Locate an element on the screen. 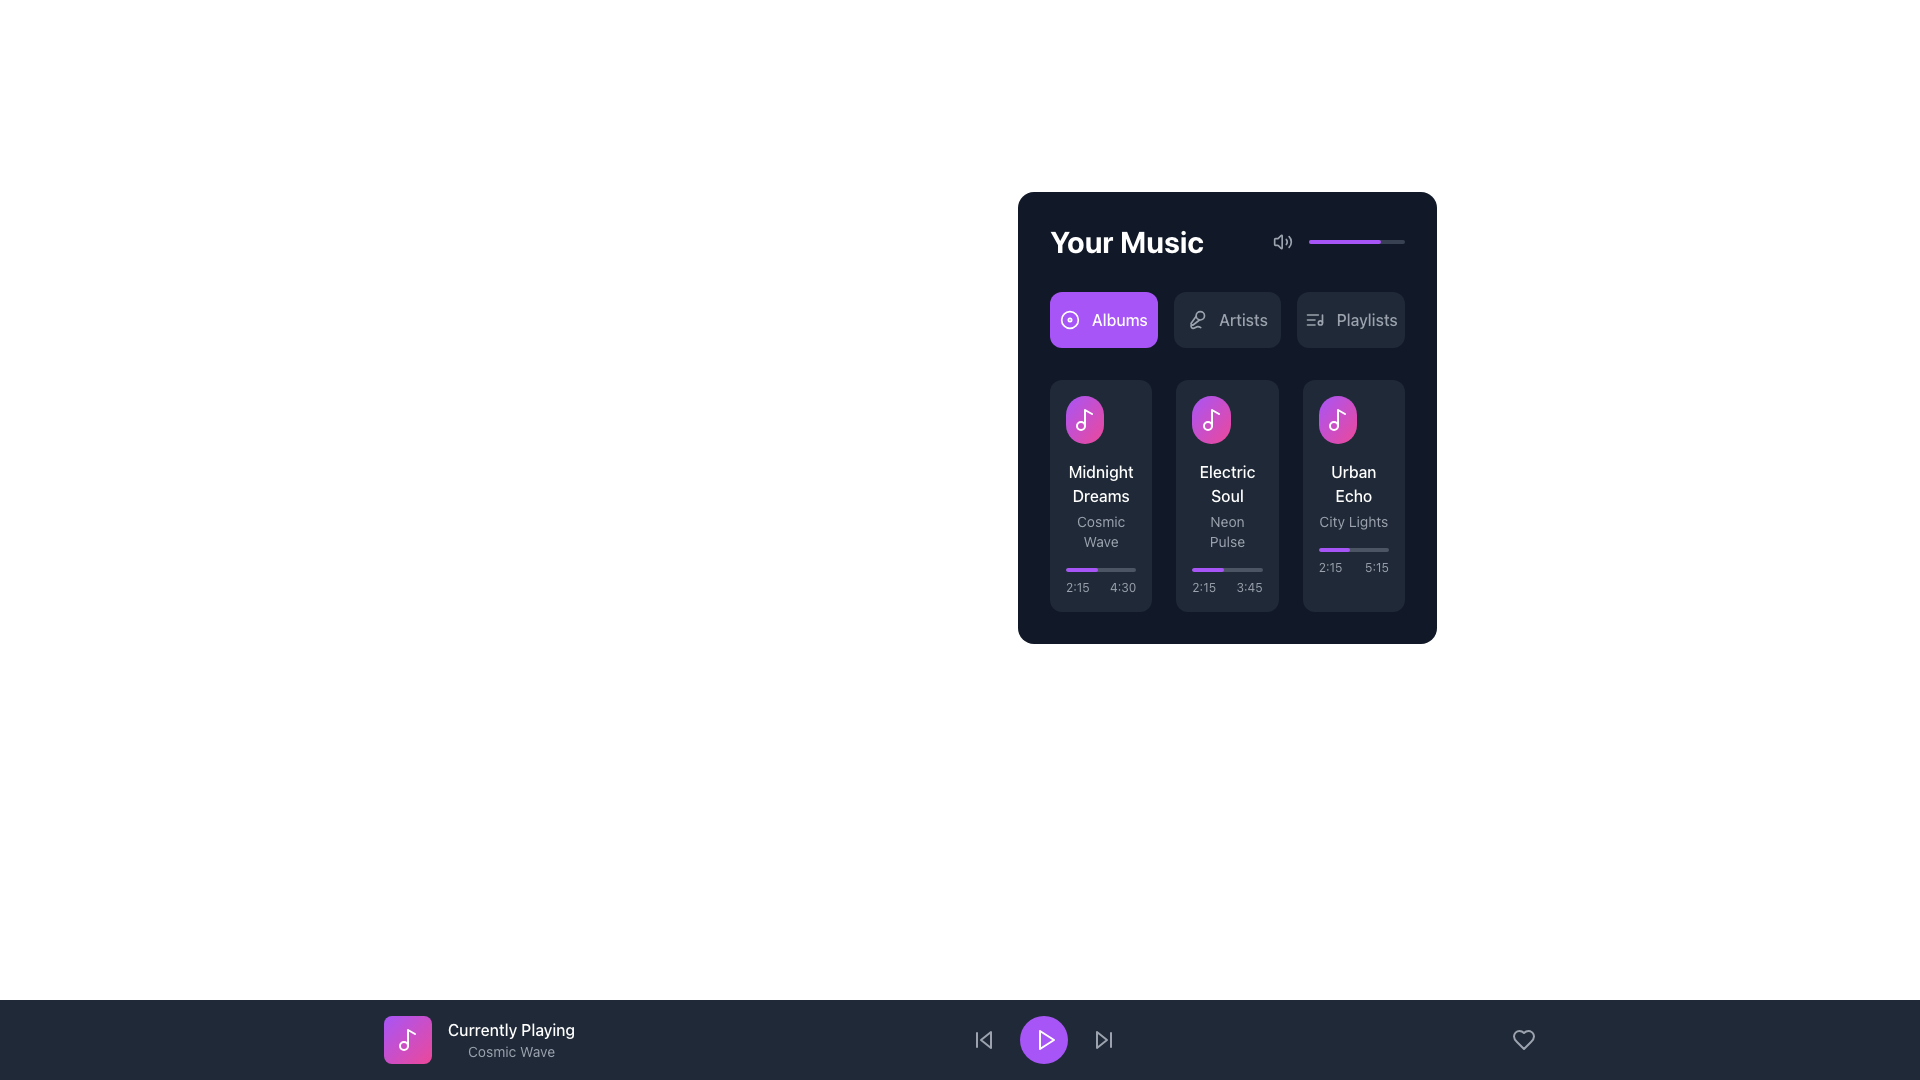 This screenshot has height=1080, width=1920. elapsed time '2:15' and total time '5:15' from the playback progress bar located in the bottom section of the 'Urban Echo' card, directly below the title 'City Lights' is located at coordinates (1353, 562).